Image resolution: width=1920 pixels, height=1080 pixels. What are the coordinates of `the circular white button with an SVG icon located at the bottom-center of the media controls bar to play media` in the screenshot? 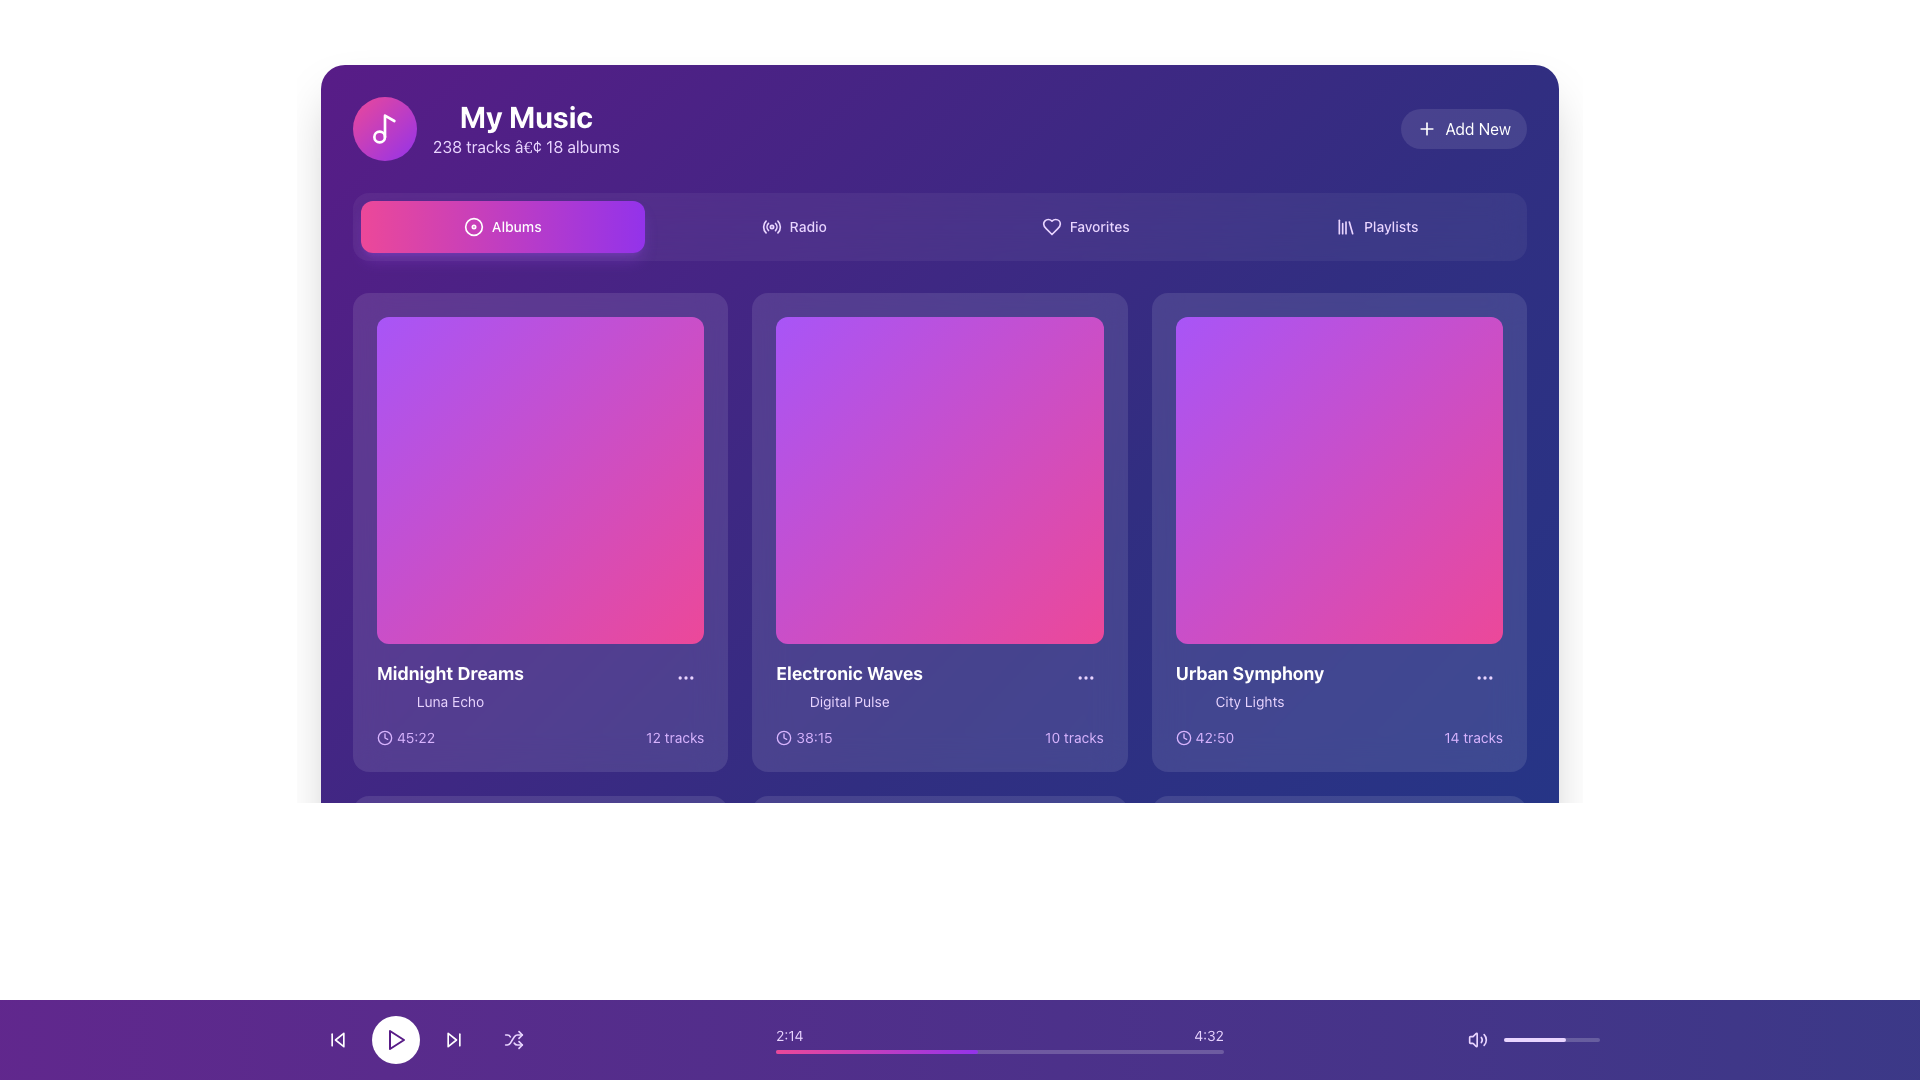 It's located at (395, 1039).